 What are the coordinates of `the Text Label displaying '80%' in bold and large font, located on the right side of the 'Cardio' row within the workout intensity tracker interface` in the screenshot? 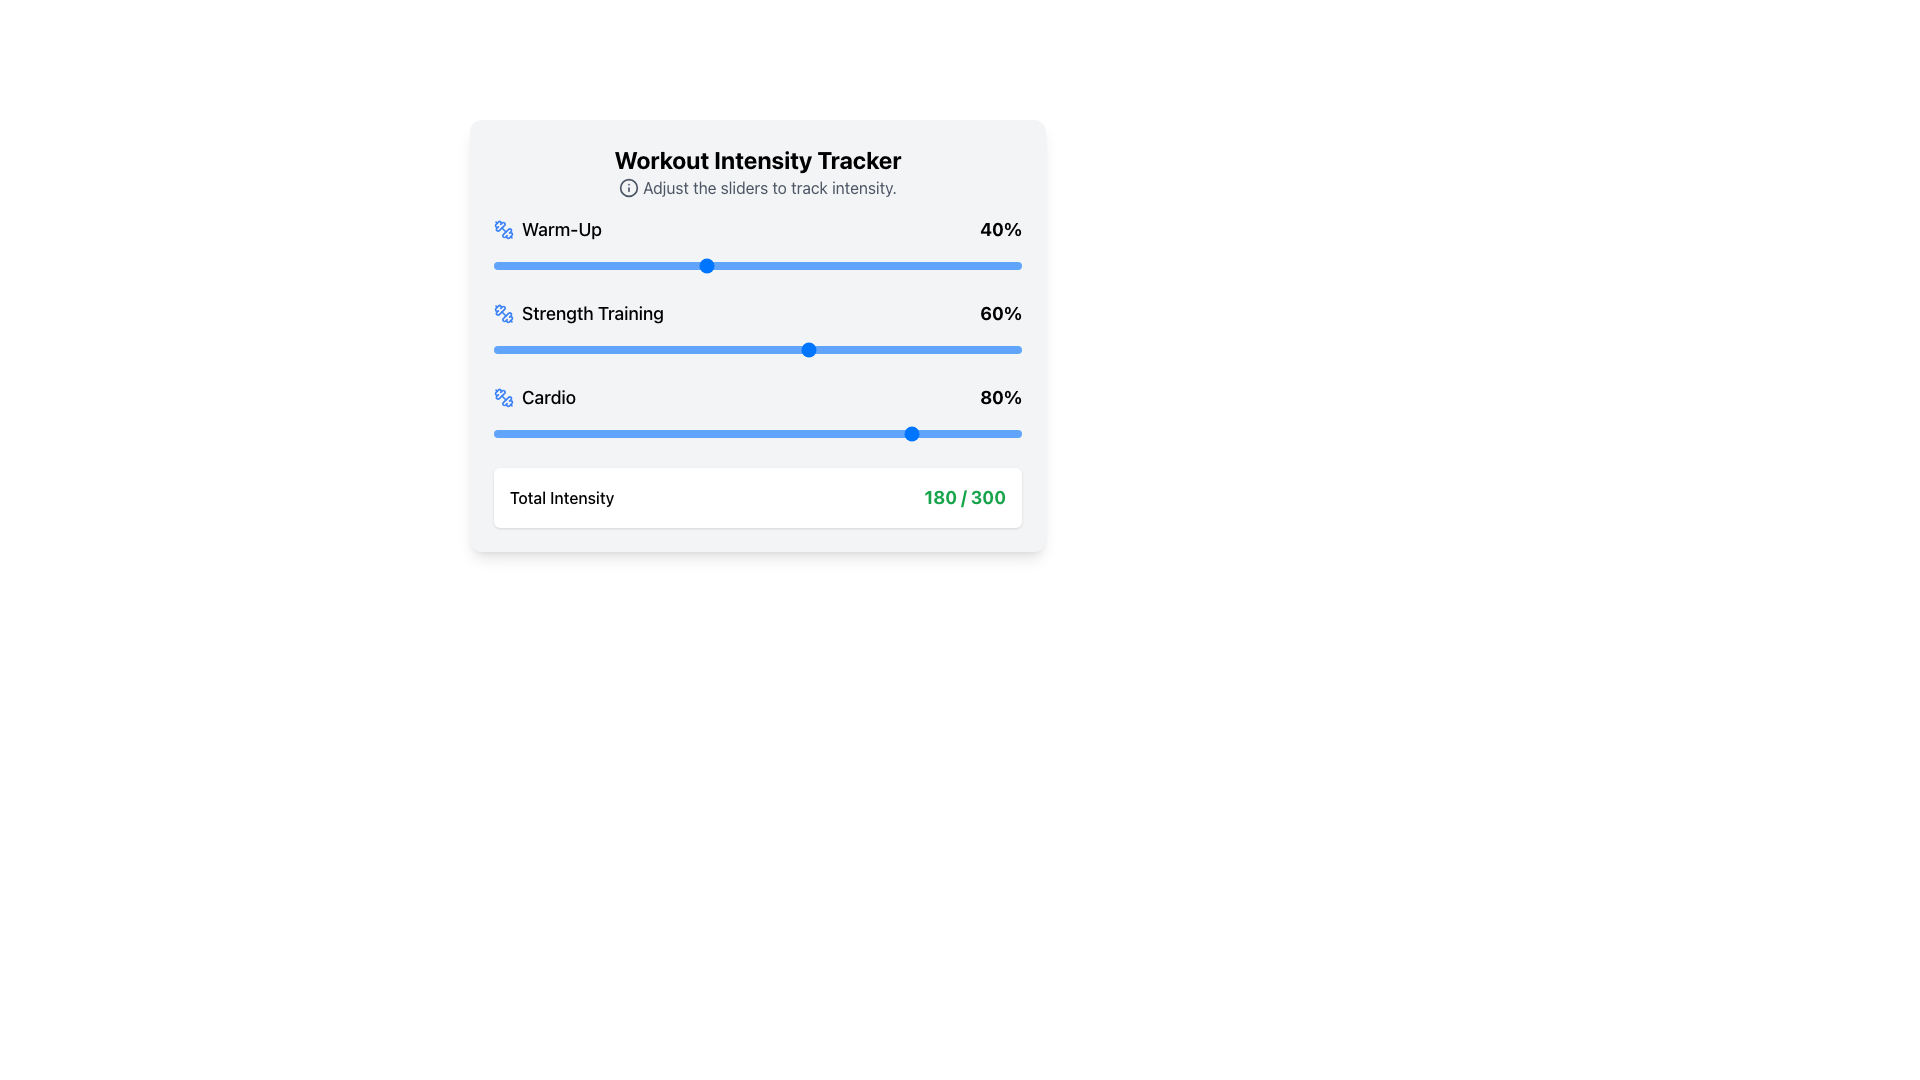 It's located at (1001, 397).